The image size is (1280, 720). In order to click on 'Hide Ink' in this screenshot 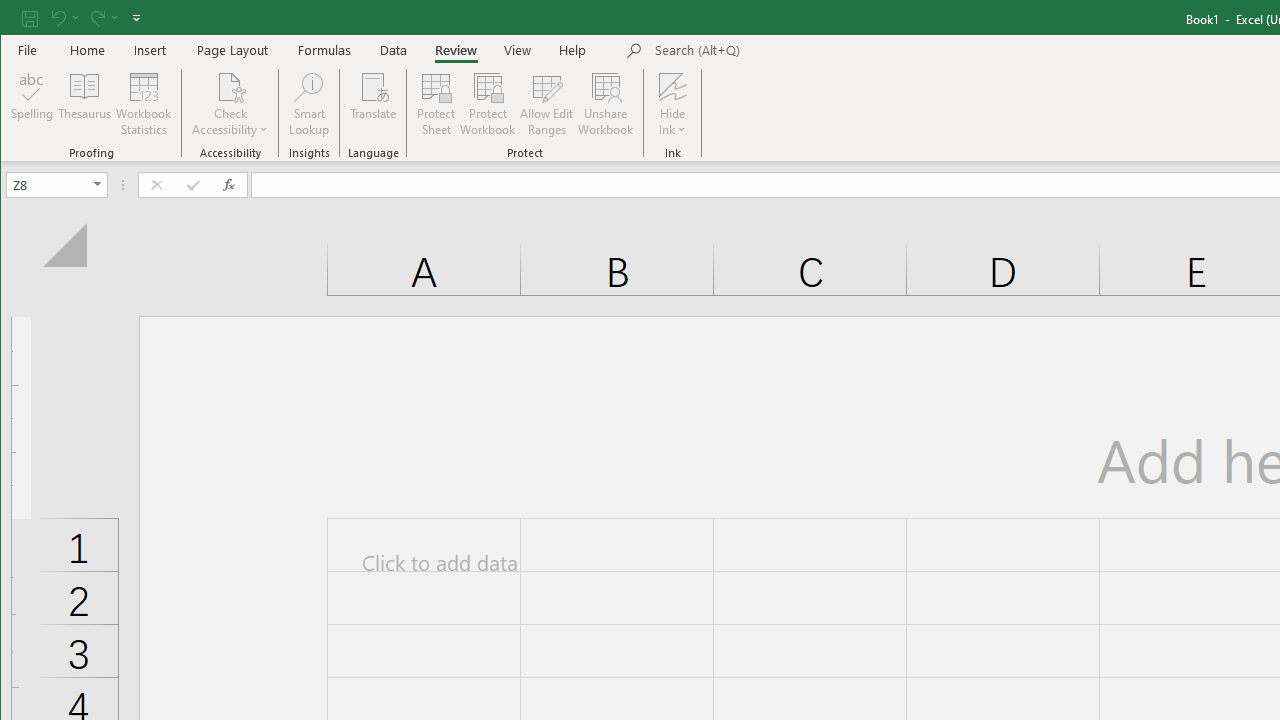, I will do `click(672, 104)`.